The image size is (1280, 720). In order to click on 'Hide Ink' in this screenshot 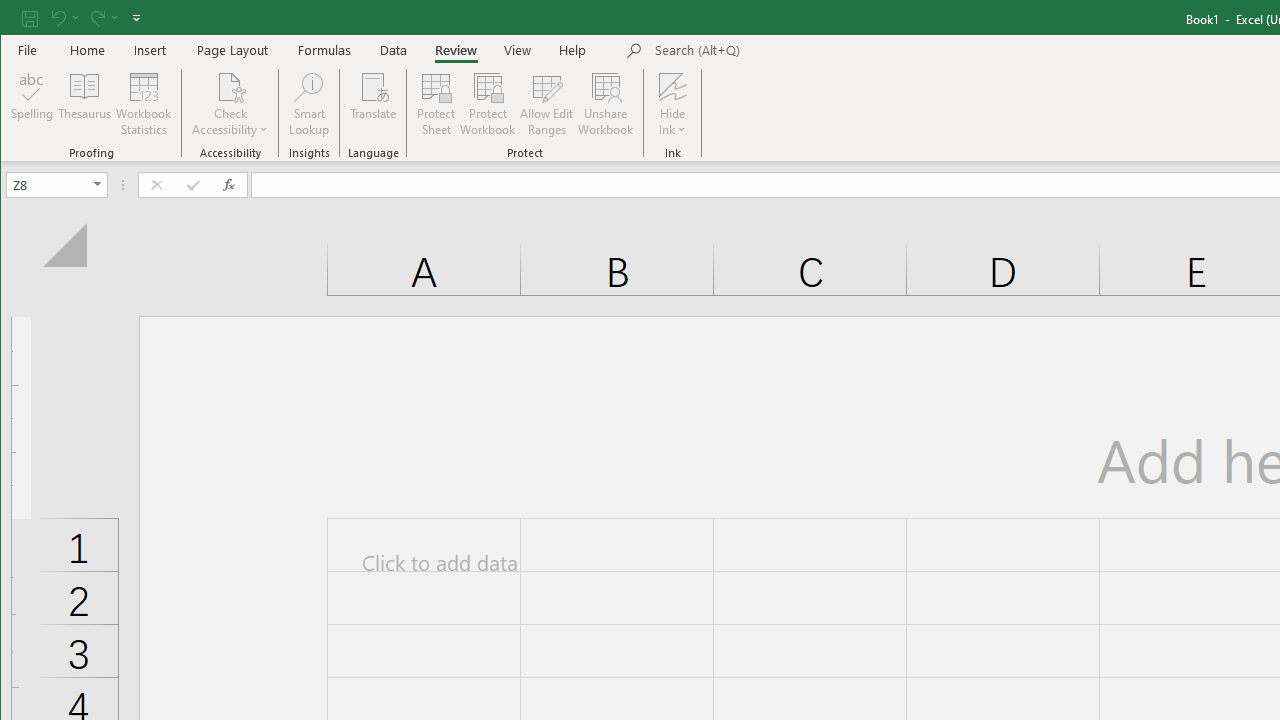, I will do `click(672, 104)`.